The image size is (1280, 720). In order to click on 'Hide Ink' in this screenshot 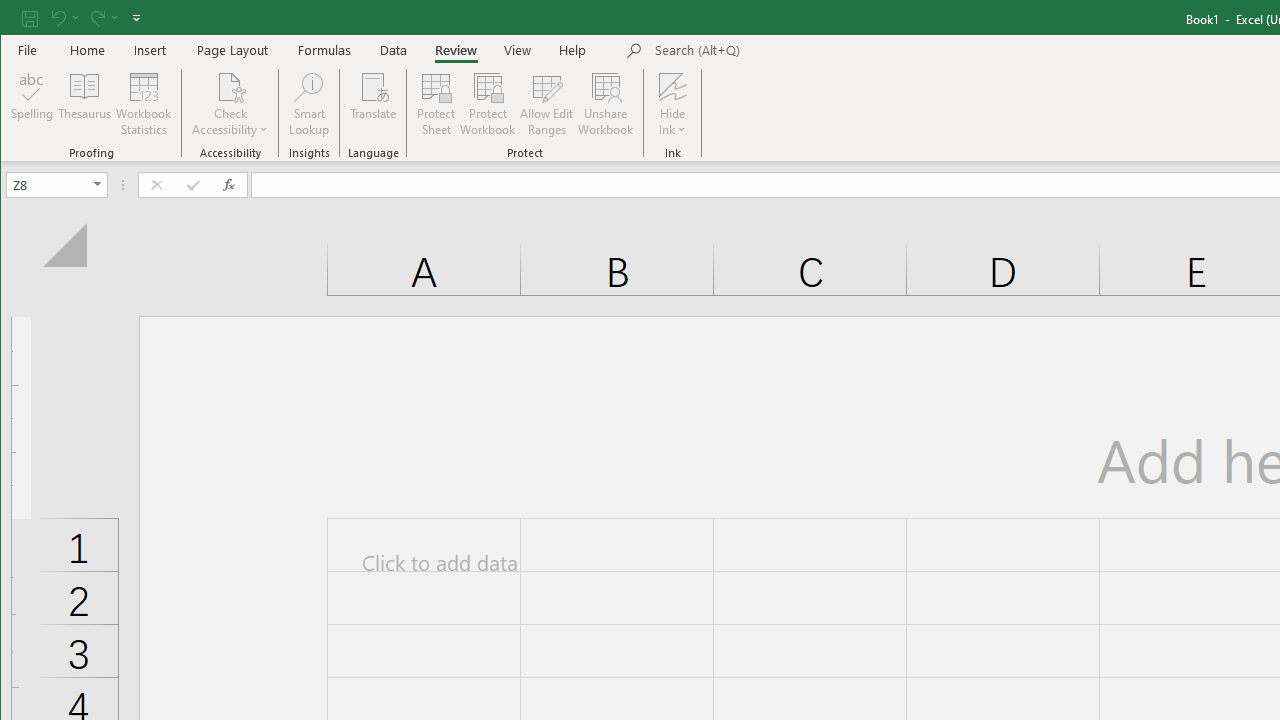, I will do `click(672, 104)`.